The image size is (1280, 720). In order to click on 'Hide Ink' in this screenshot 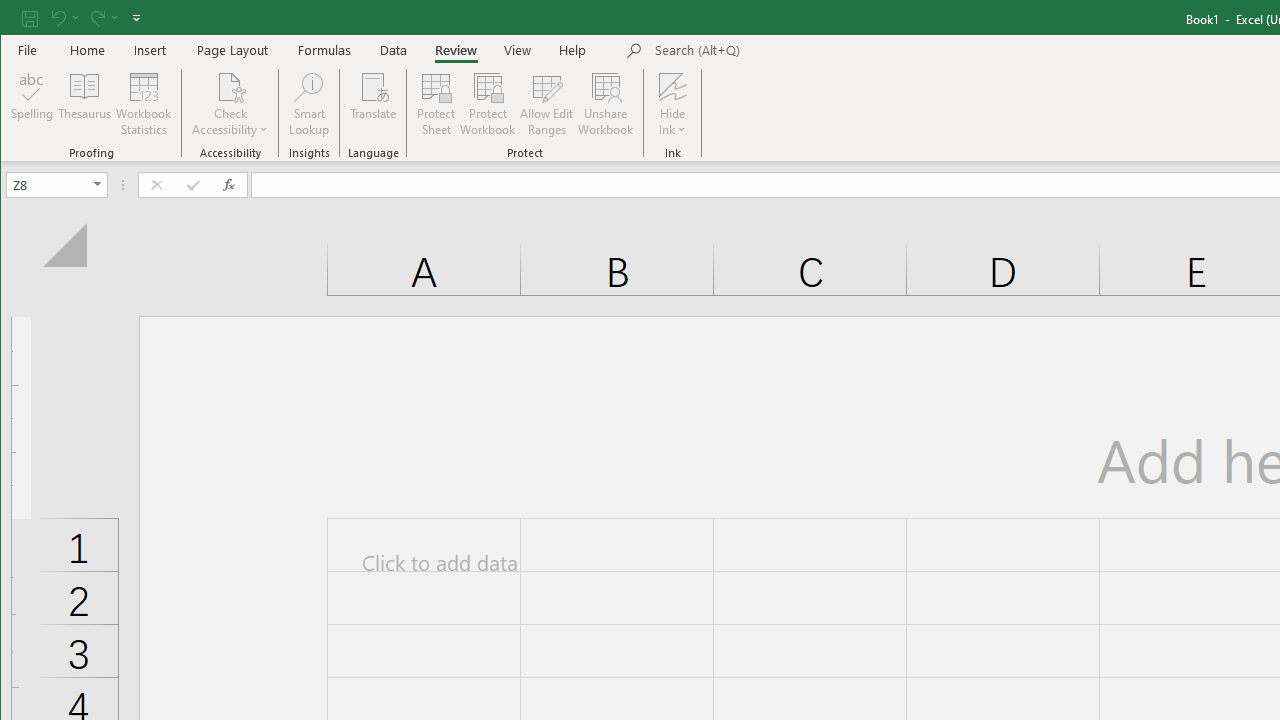, I will do `click(672, 104)`.